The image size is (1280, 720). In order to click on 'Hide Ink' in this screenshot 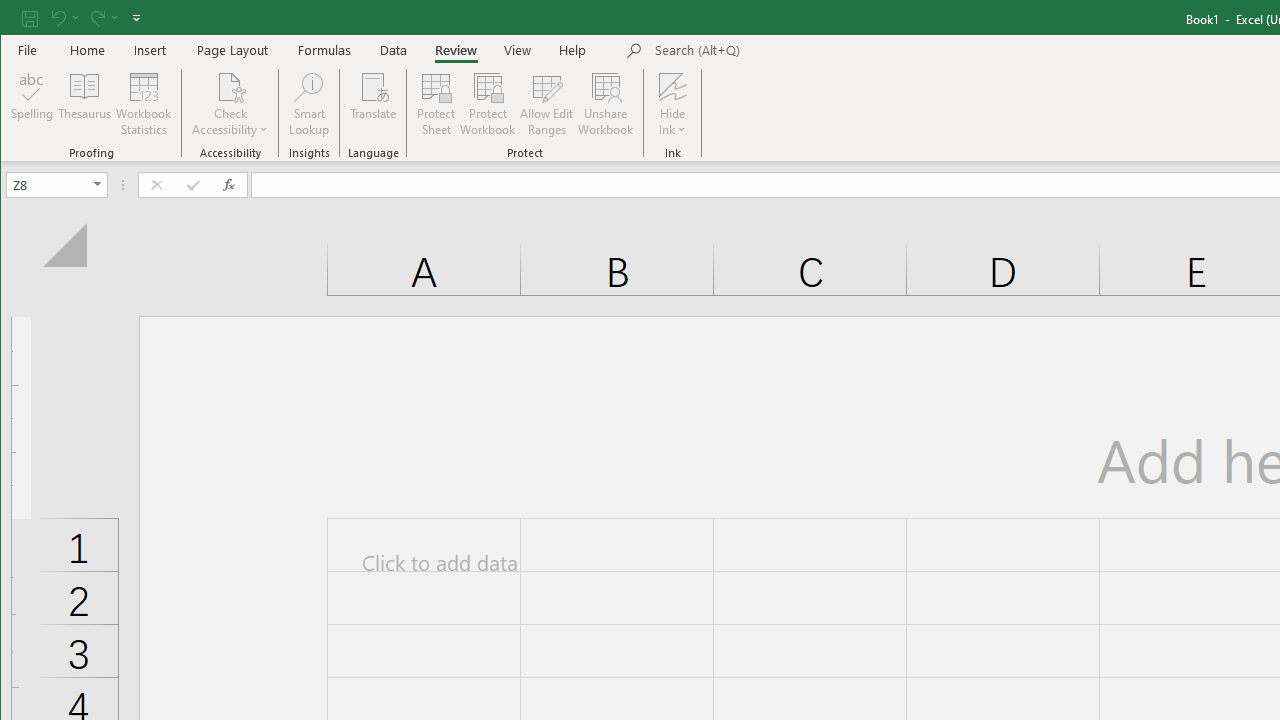, I will do `click(672, 104)`.